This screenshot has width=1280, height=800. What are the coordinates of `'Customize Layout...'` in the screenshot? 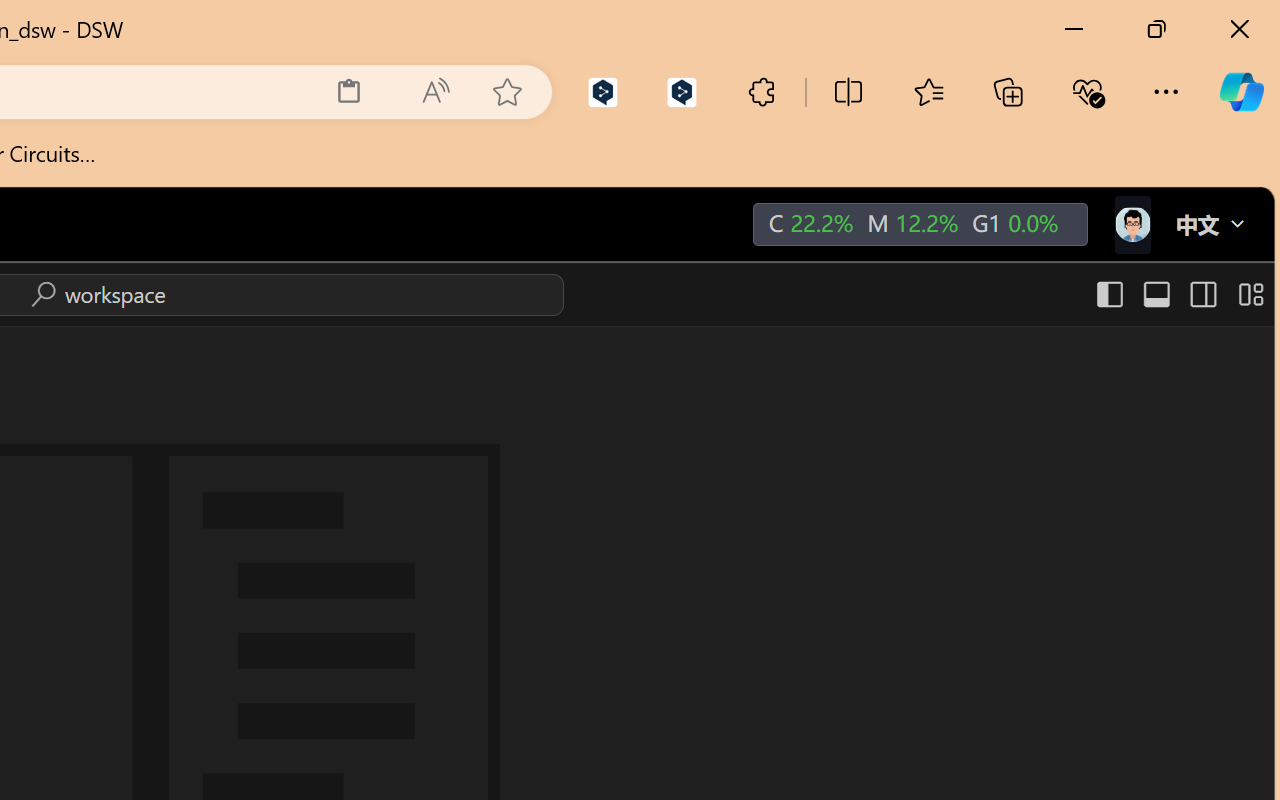 It's located at (1247, 294).